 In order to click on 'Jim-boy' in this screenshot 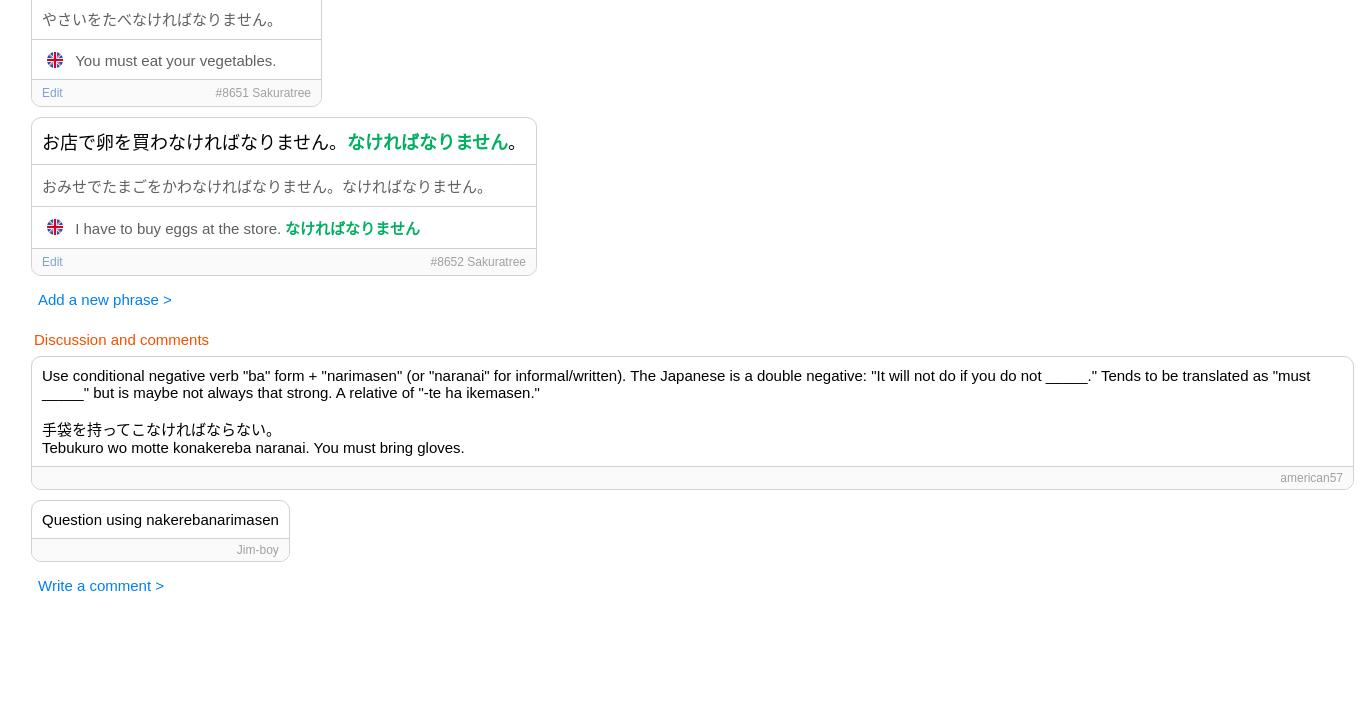, I will do `click(256, 548)`.